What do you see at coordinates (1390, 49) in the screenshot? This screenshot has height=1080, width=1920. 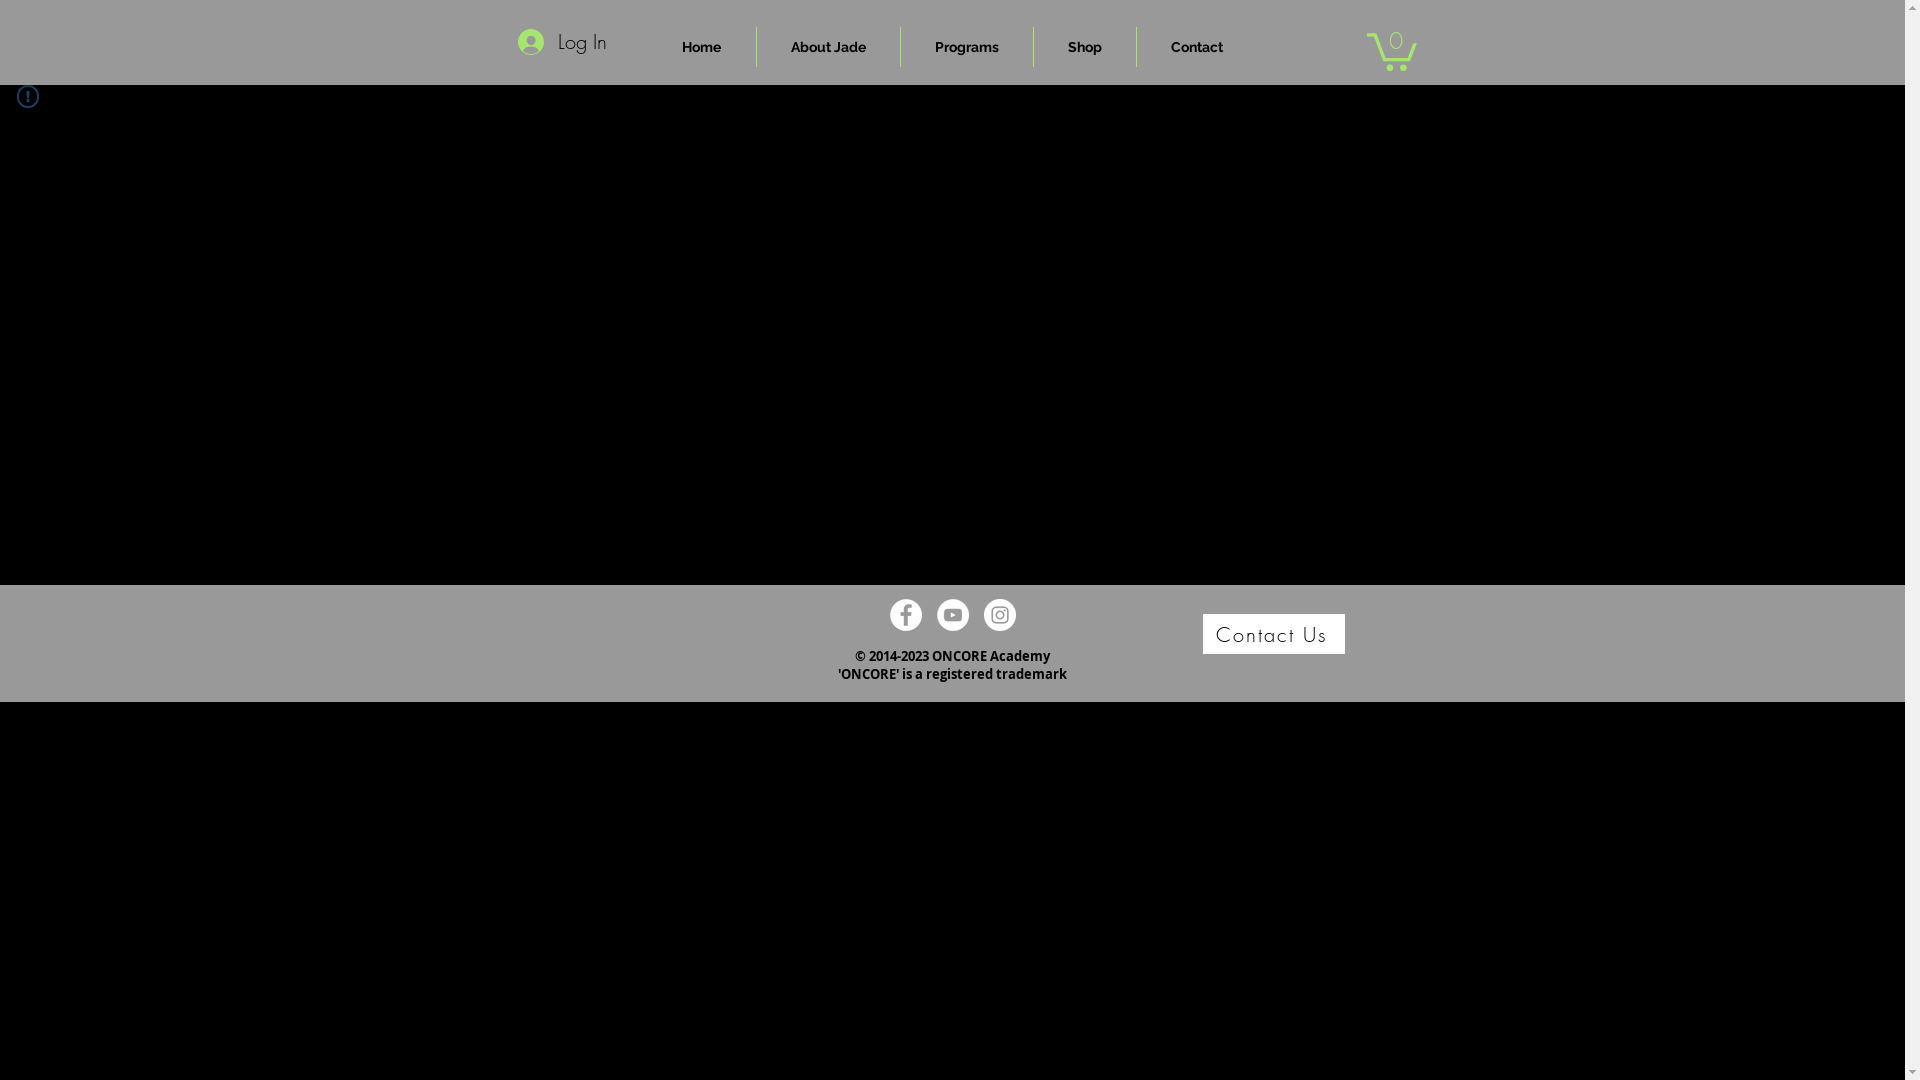 I see `'0'` at bounding box center [1390, 49].